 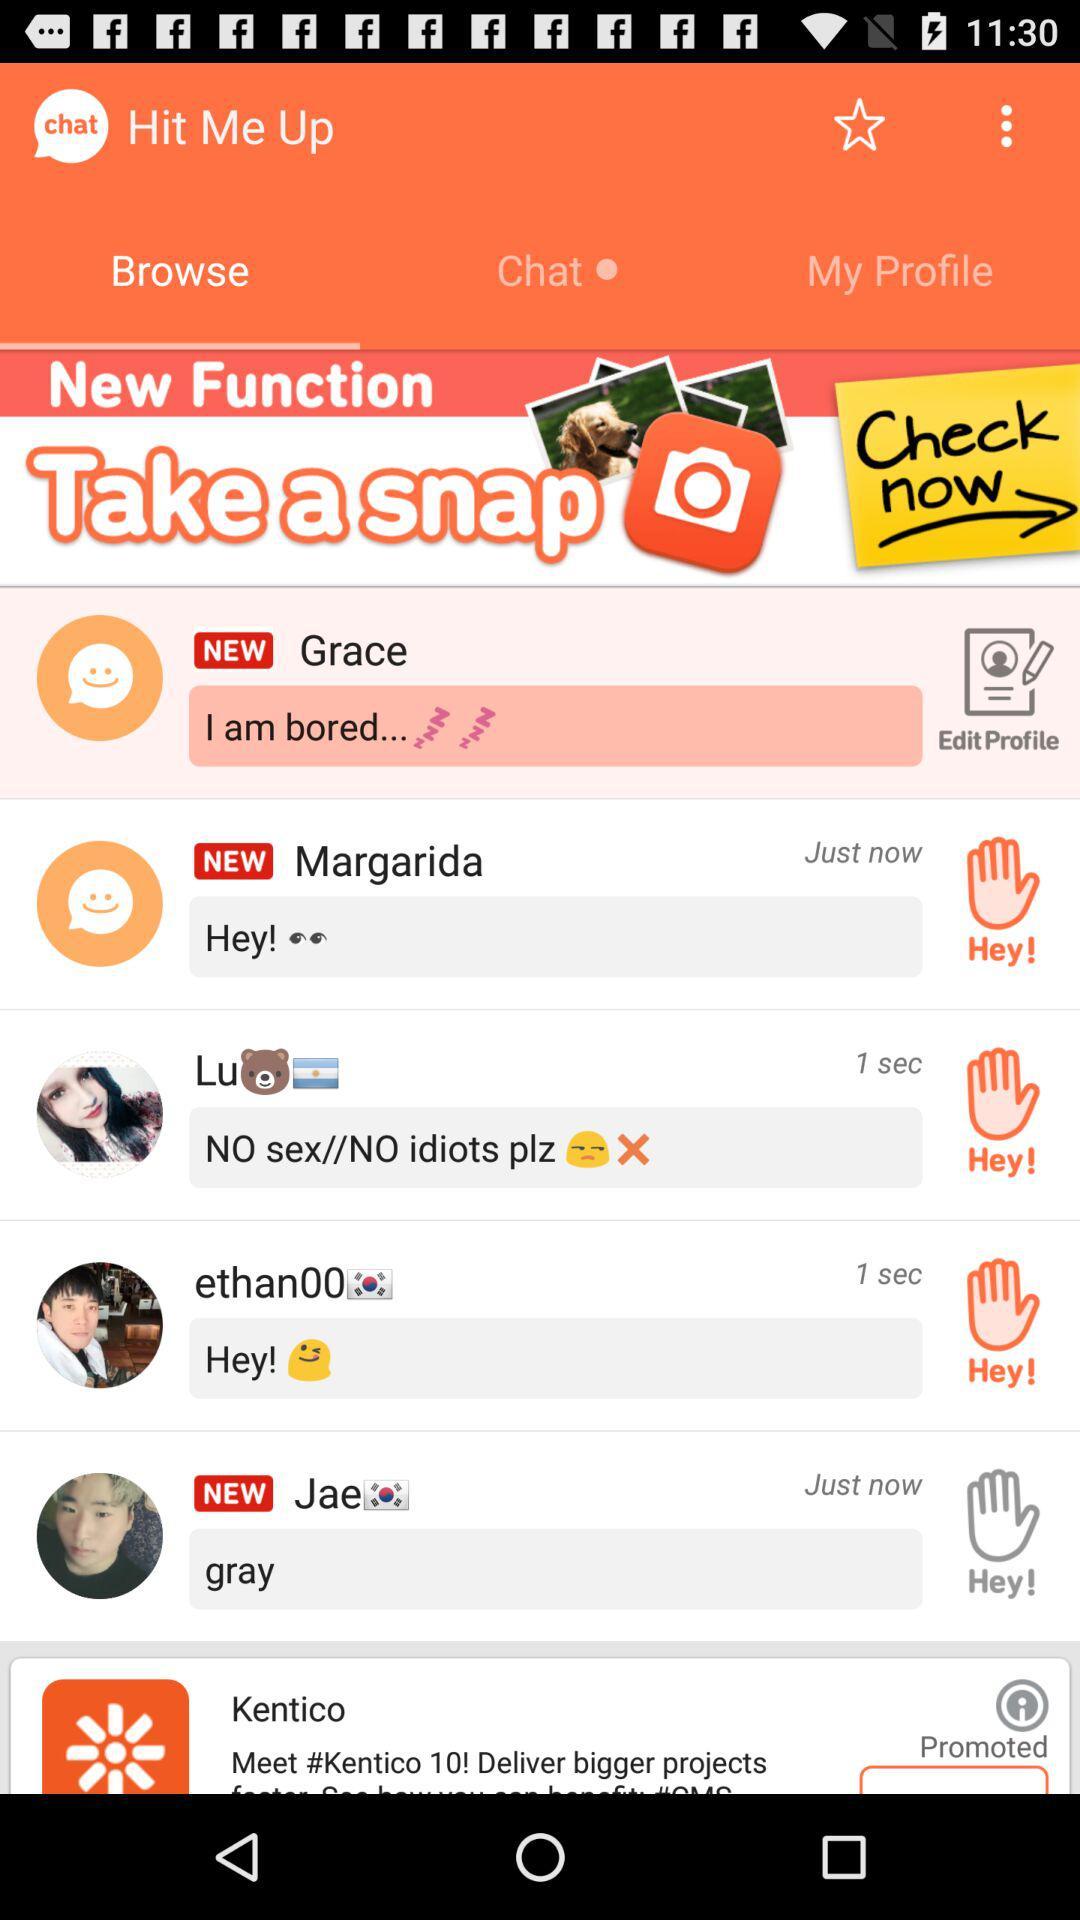 I want to click on give rating, so click(x=858, y=124).